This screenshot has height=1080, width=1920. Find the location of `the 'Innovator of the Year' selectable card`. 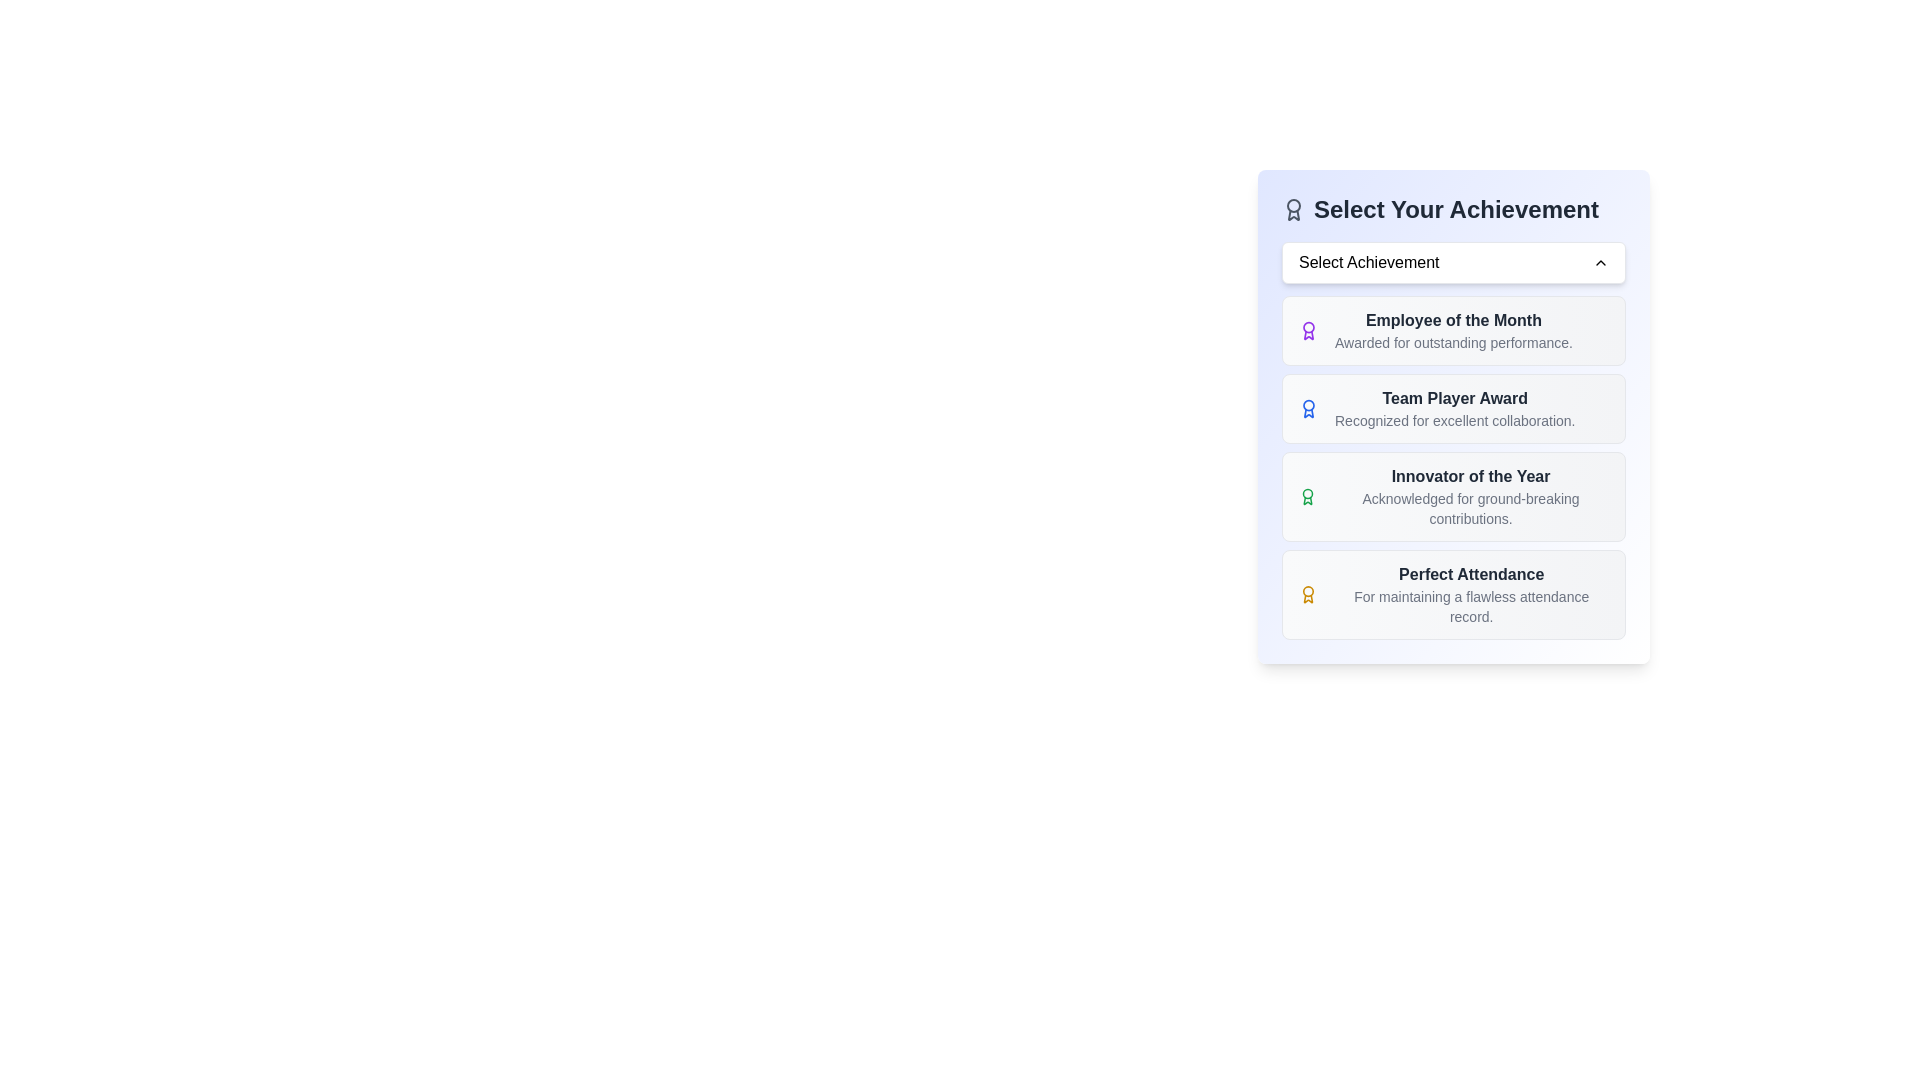

the 'Innovator of the Year' selectable card is located at coordinates (1454, 496).